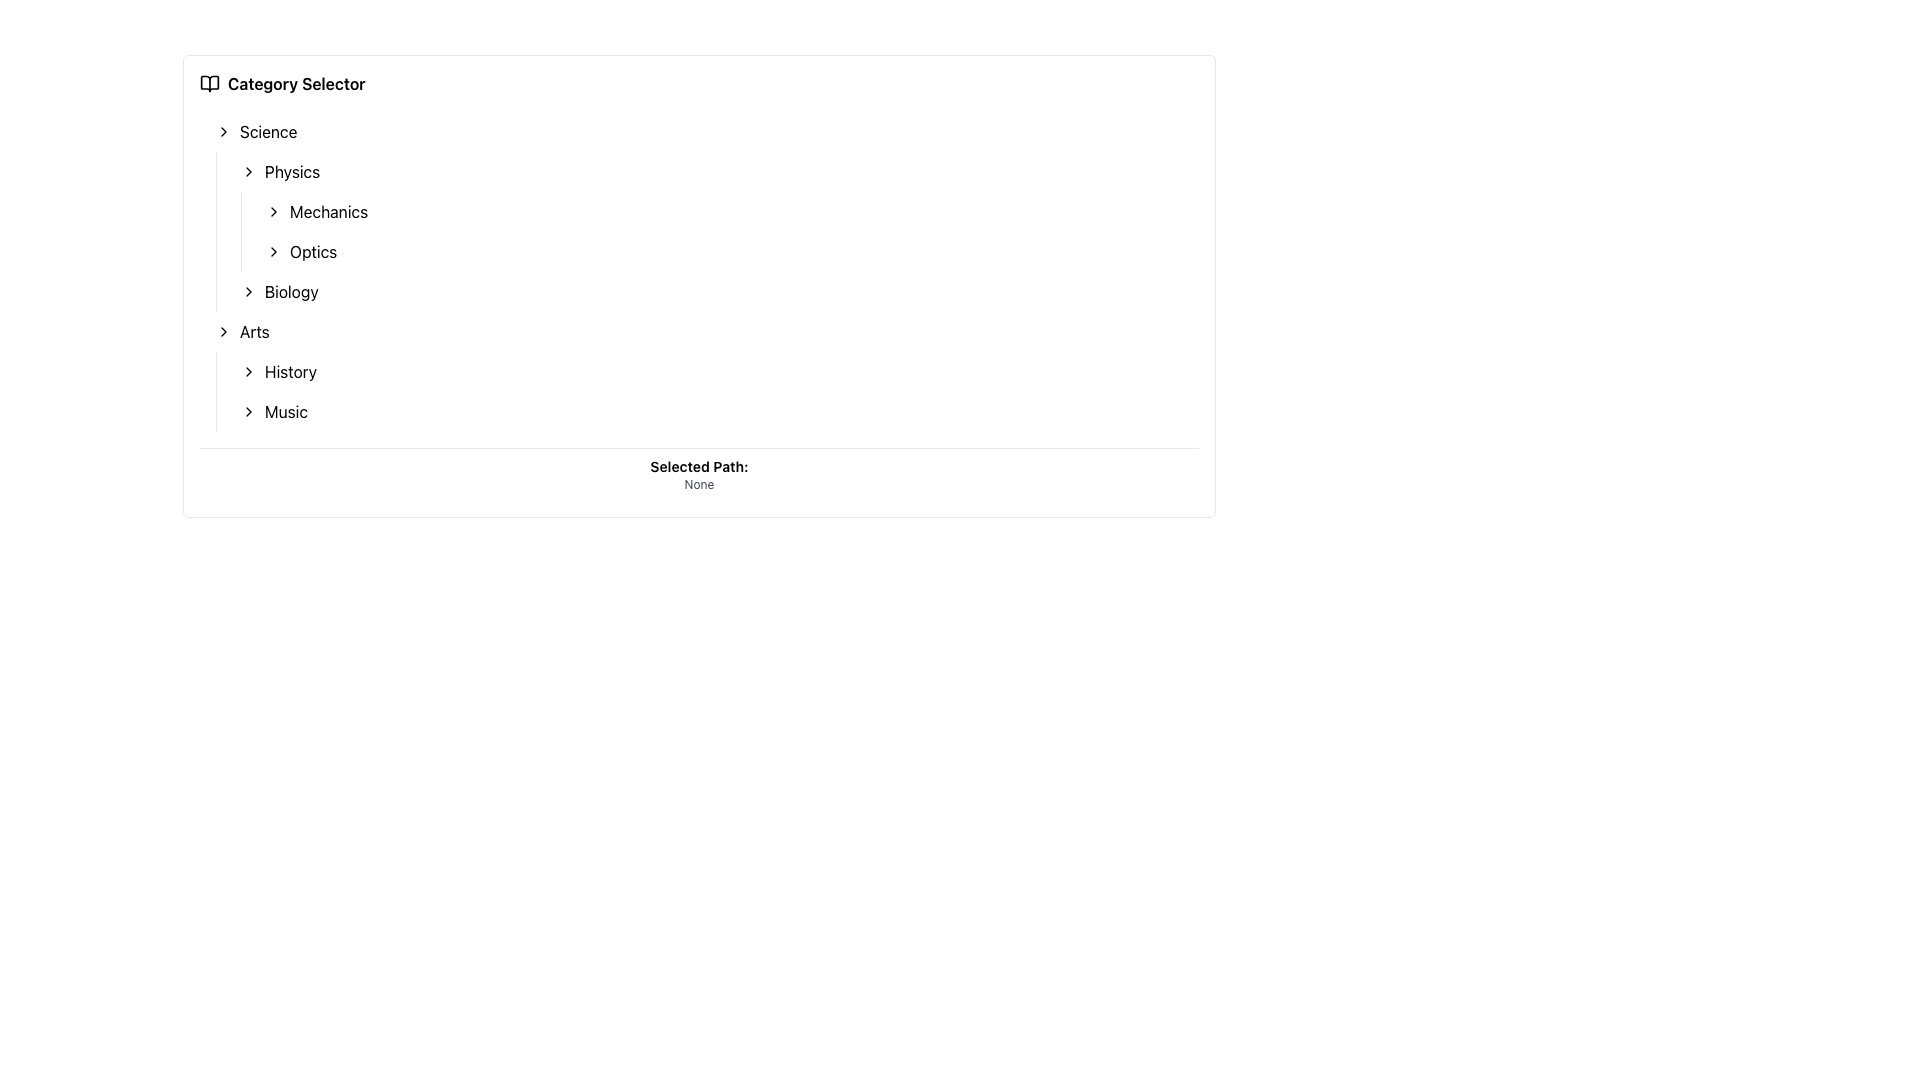 The image size is (1920, 1080). Describe the element at coordinates (312, 250) in the screenshot. I see `the 'Optics' text label, which is a subcategory under 'Physics' in the 'Category Selector'` at that location.